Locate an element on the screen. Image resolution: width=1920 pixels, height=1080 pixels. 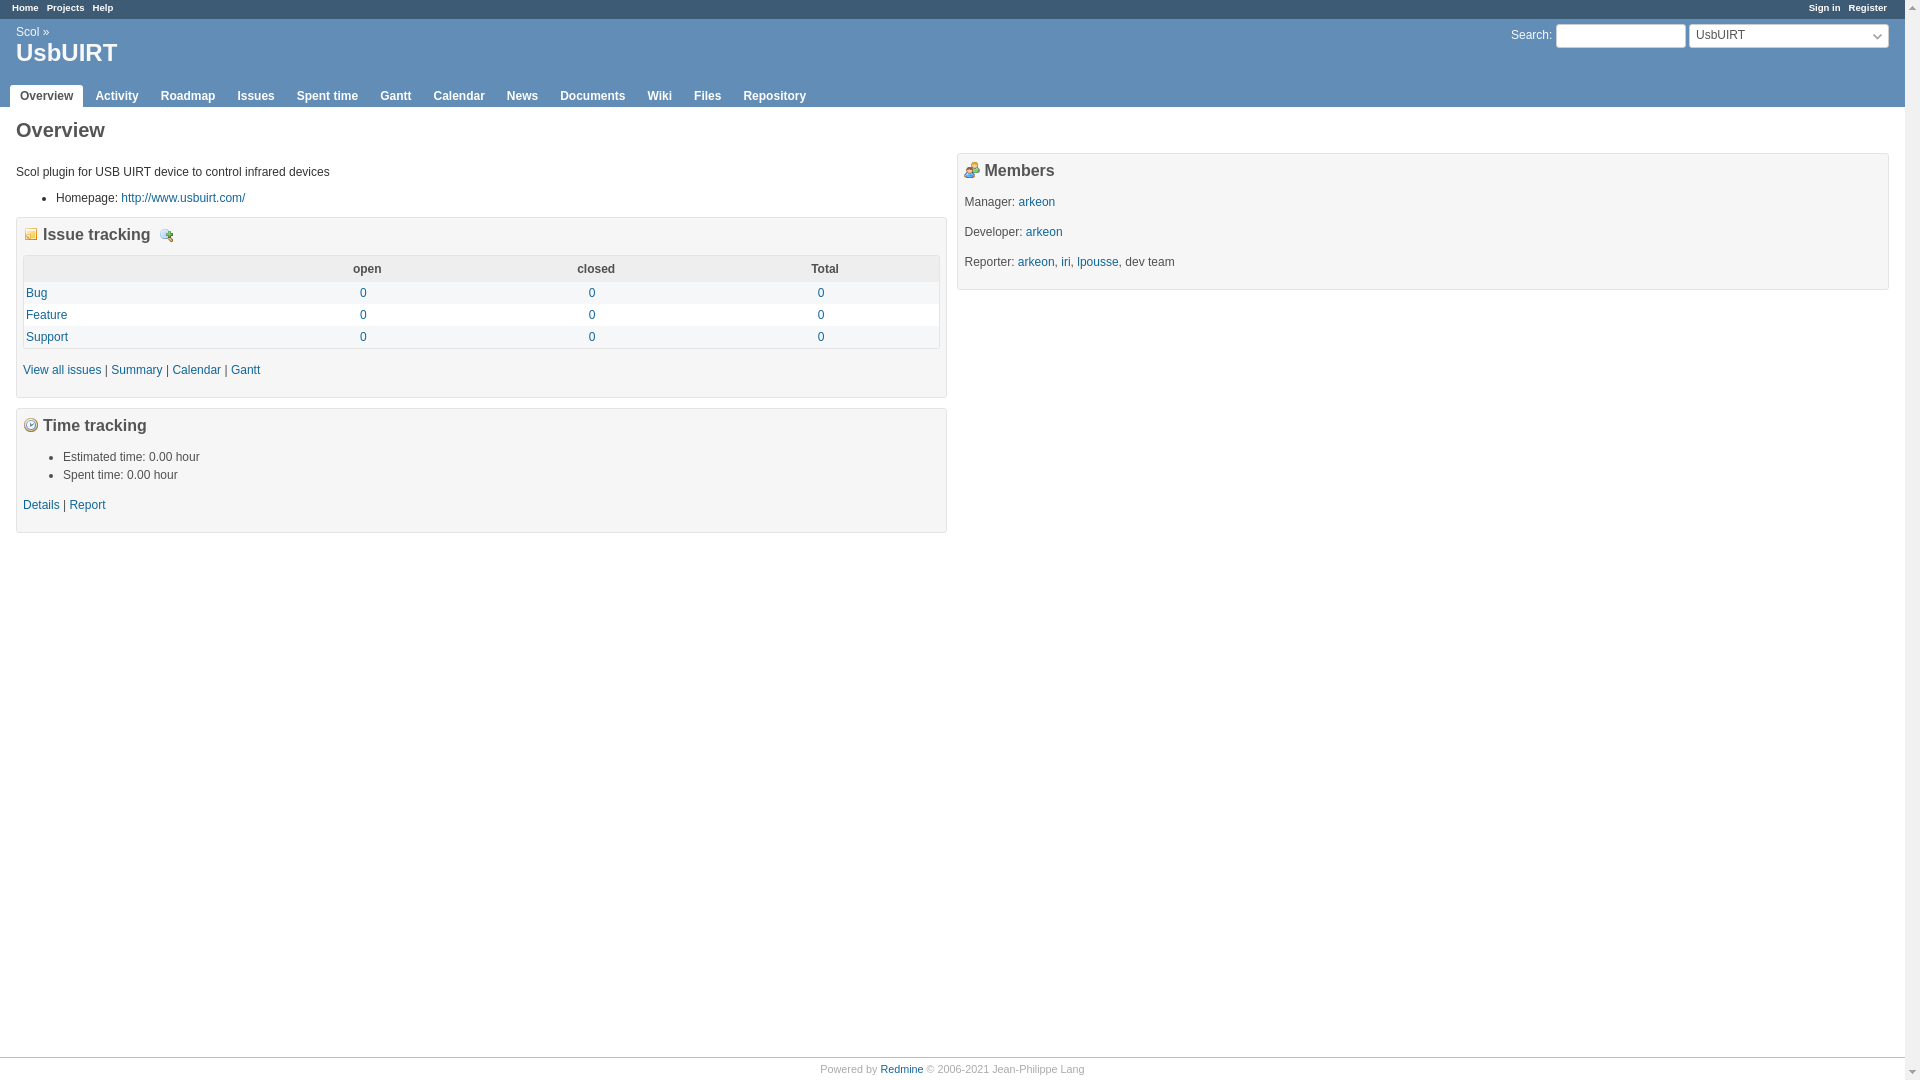
'Documents' is located at coordinates (591, 96).